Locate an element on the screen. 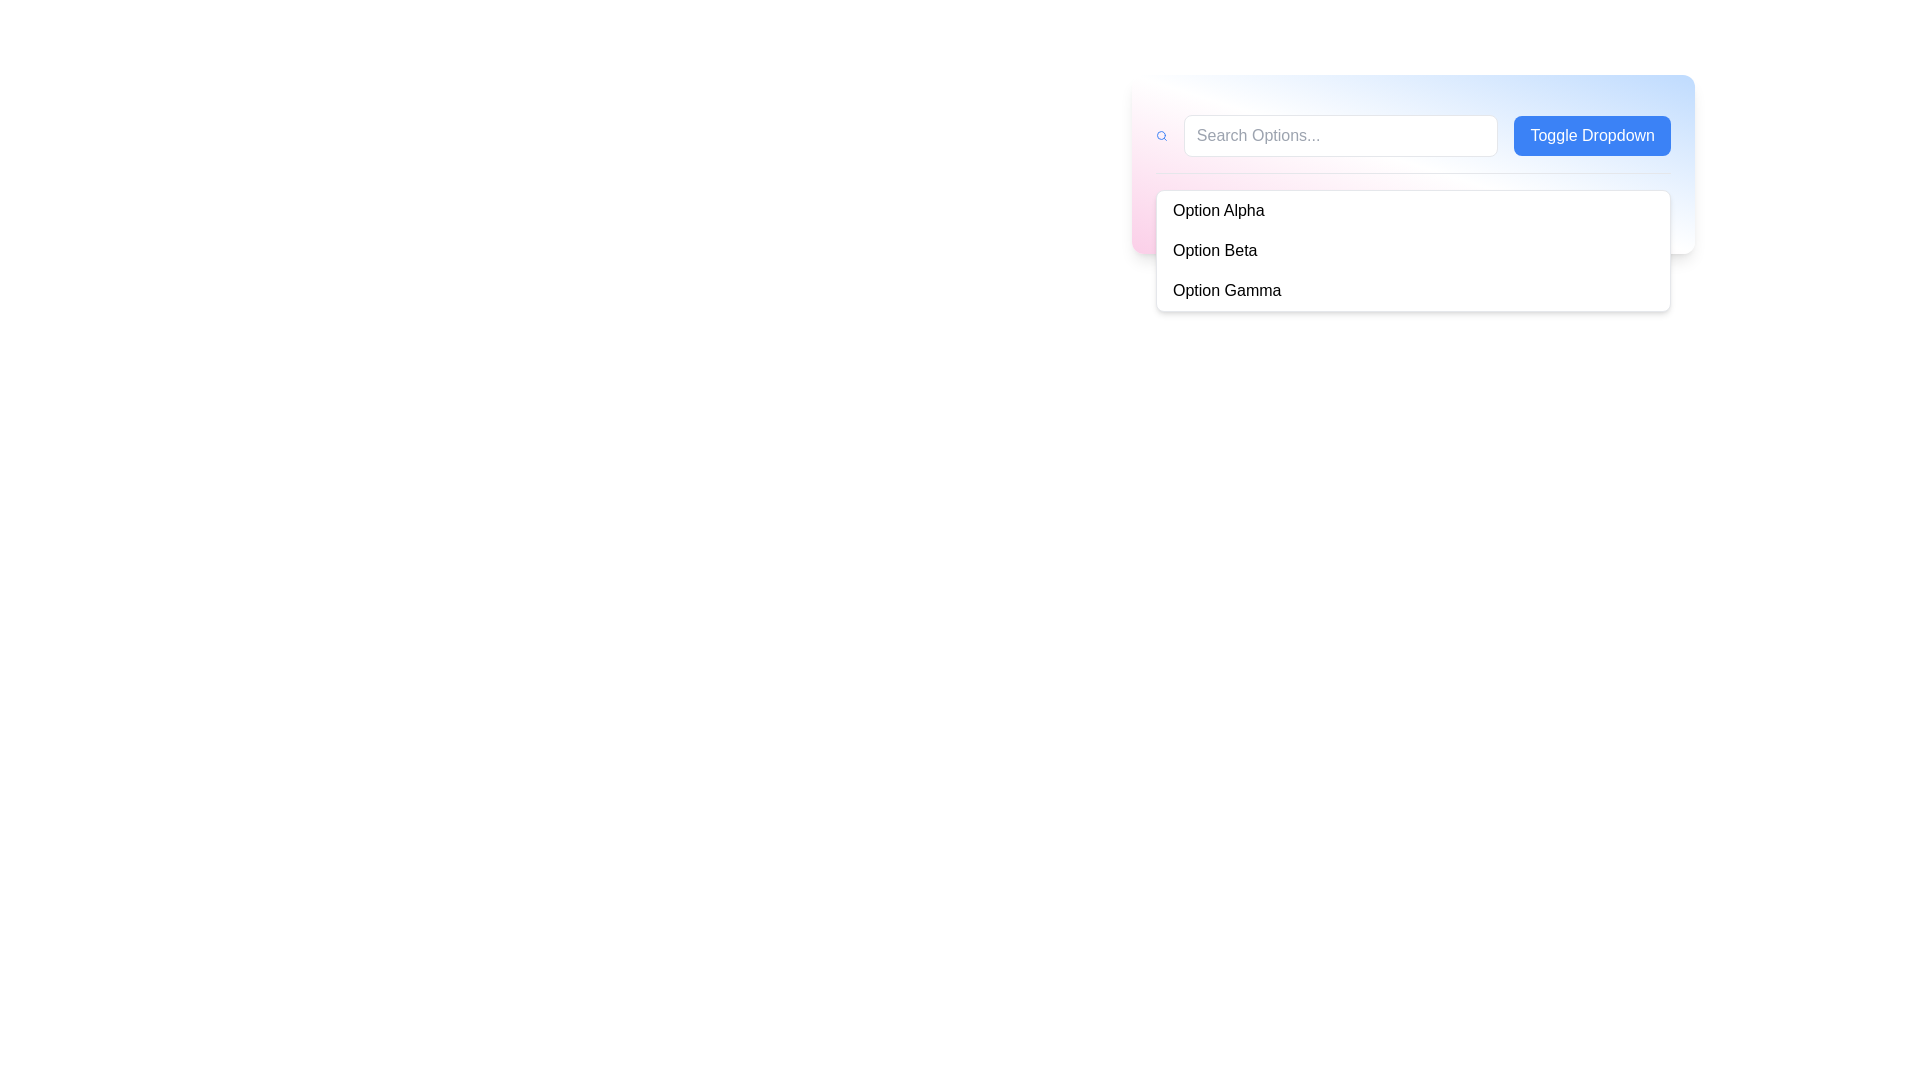 The height and width of the screenshot is (1080, 1920). the 'Toggle Dropdown' button with rounded edges, which has a blue background and white text is located at coordinates (1591, 135).